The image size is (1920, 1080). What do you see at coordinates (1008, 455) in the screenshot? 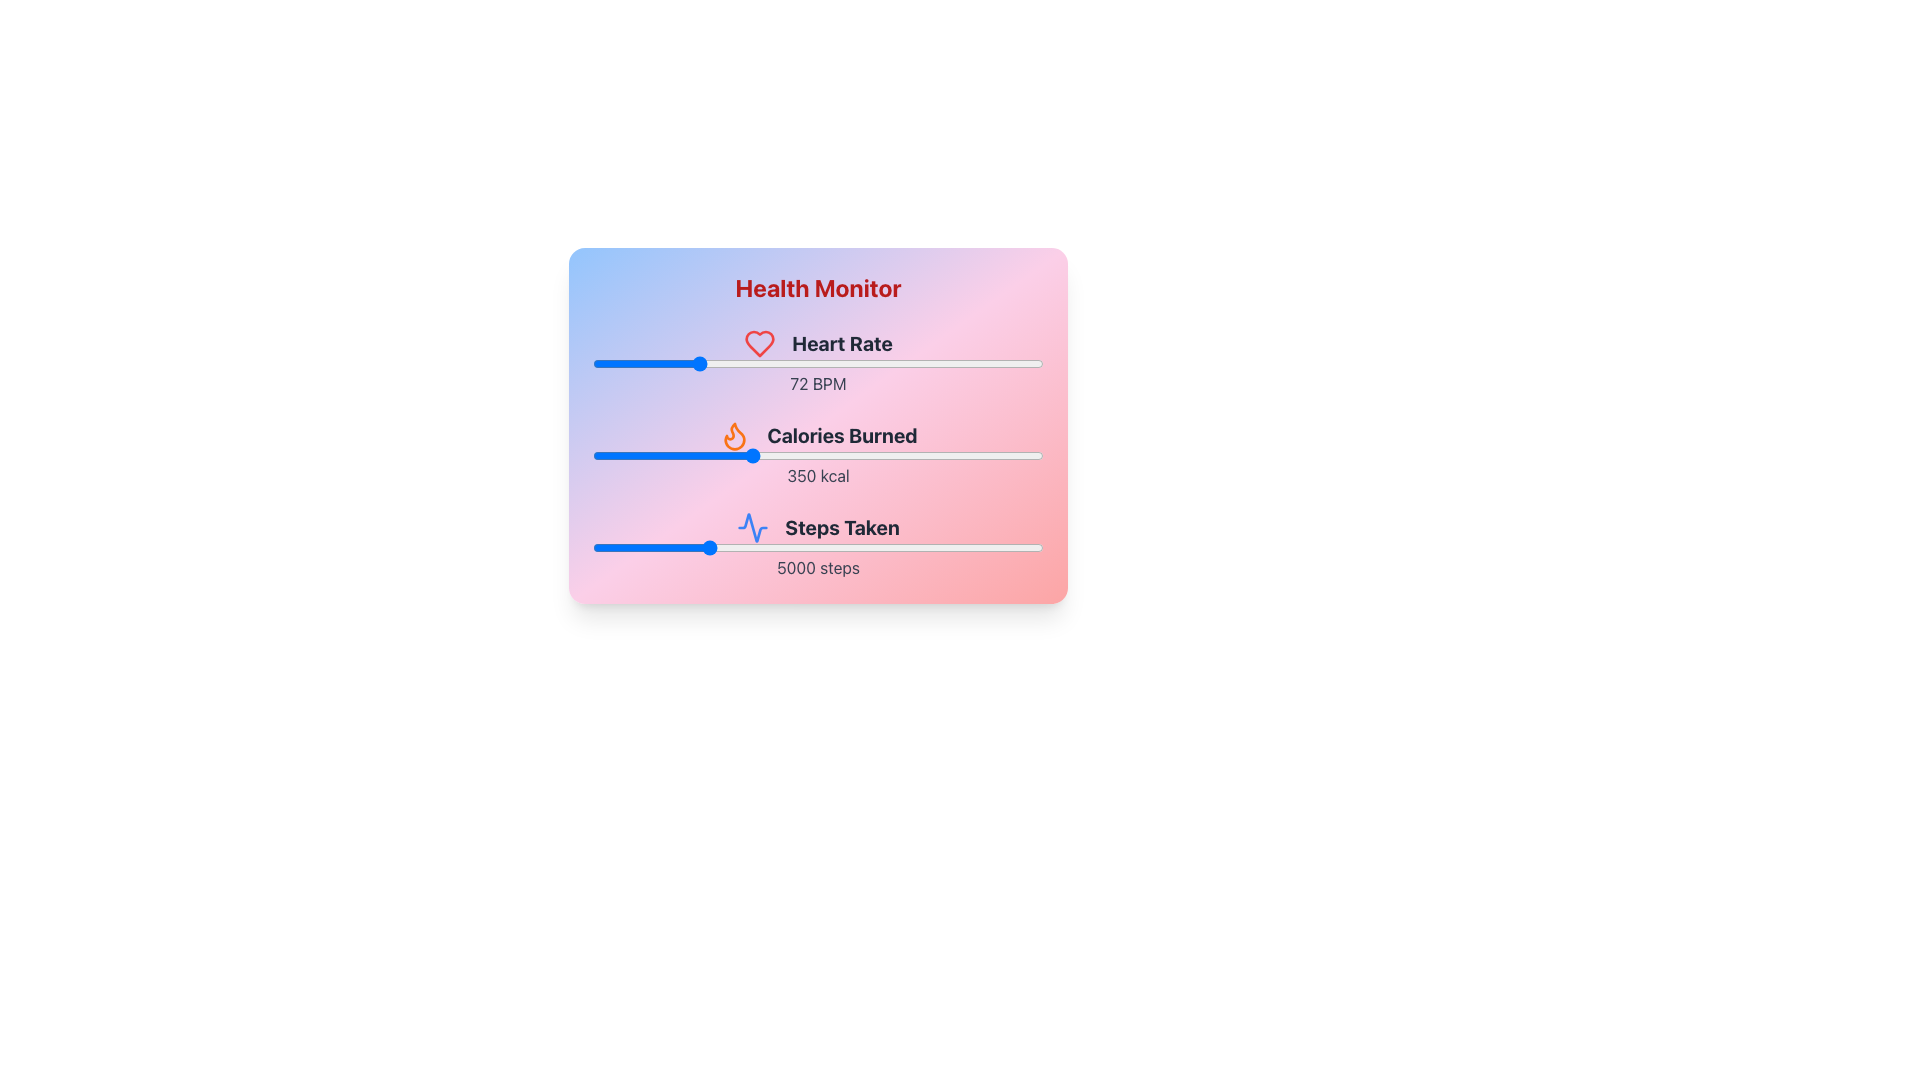
I see `calories burned` at bounding box center [1008, 455].